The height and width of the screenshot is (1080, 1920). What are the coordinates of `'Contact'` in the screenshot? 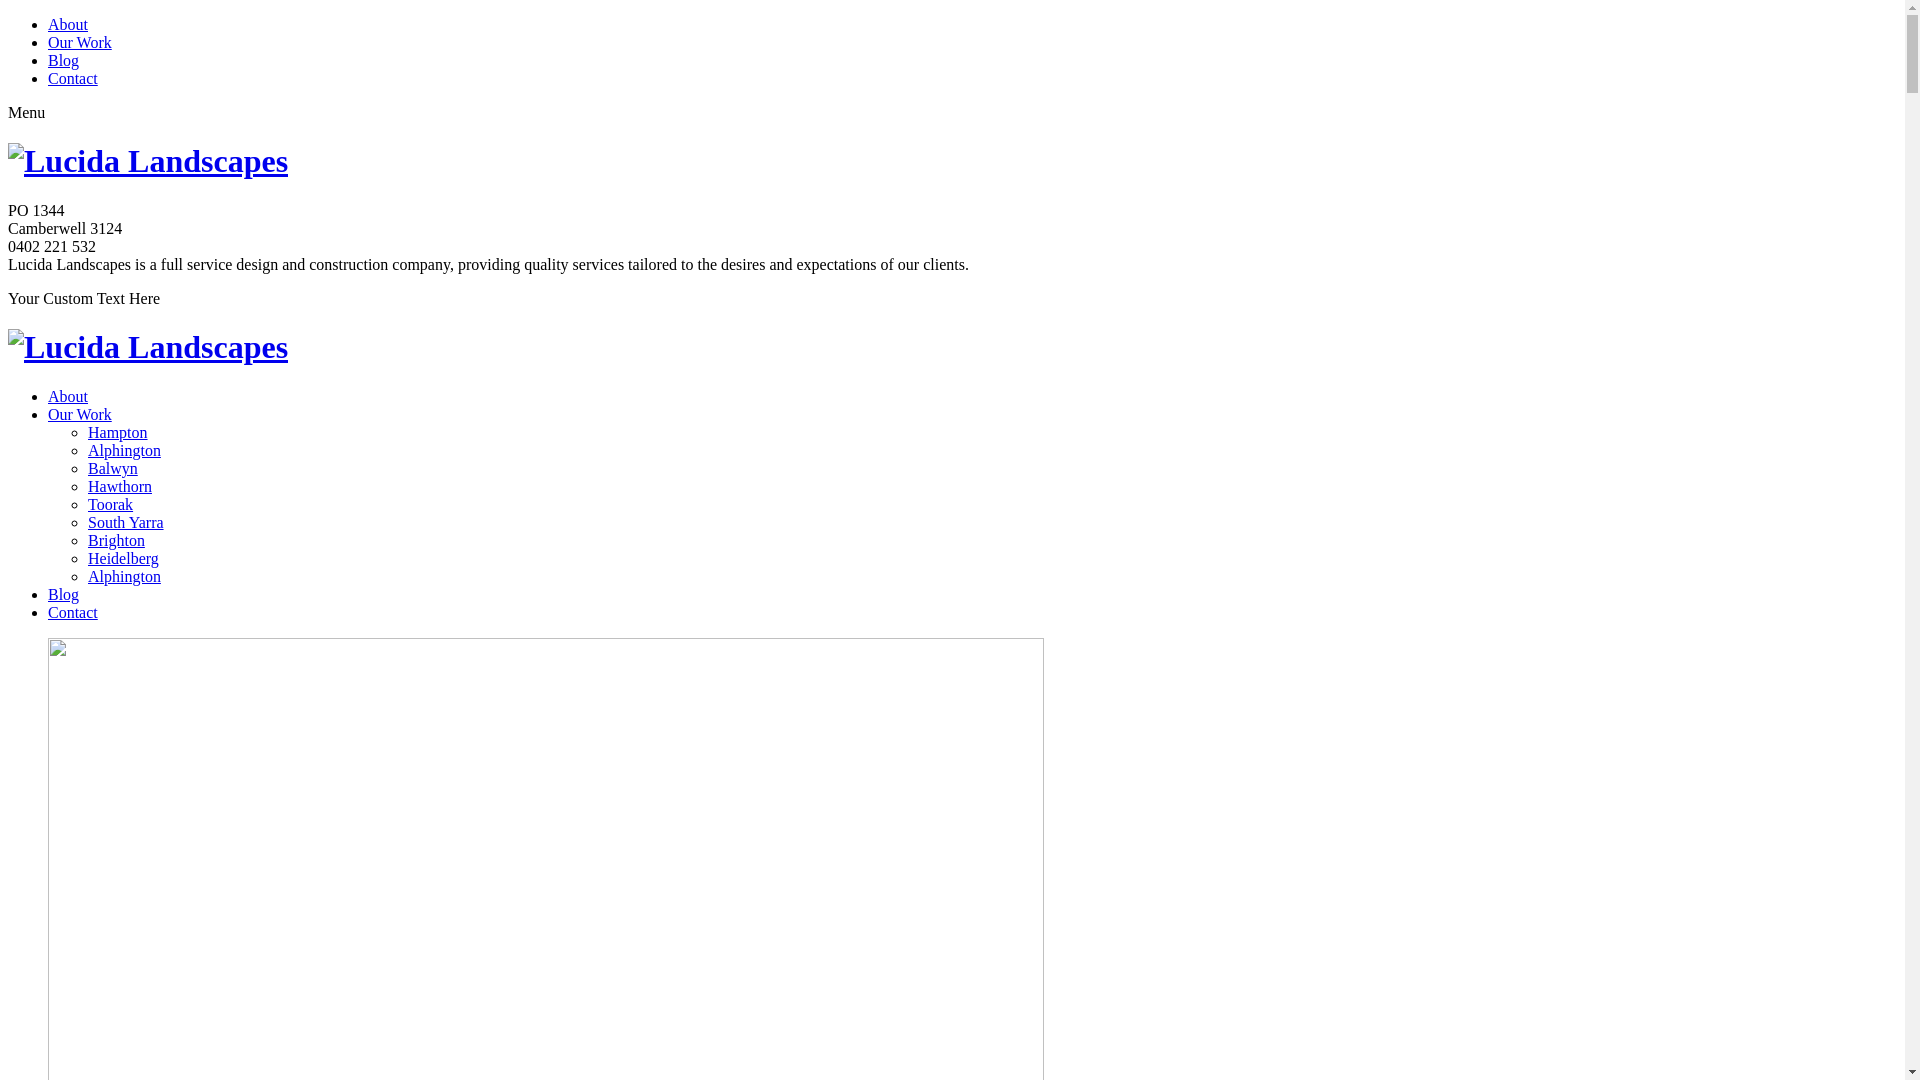 It's located at (48, 611).